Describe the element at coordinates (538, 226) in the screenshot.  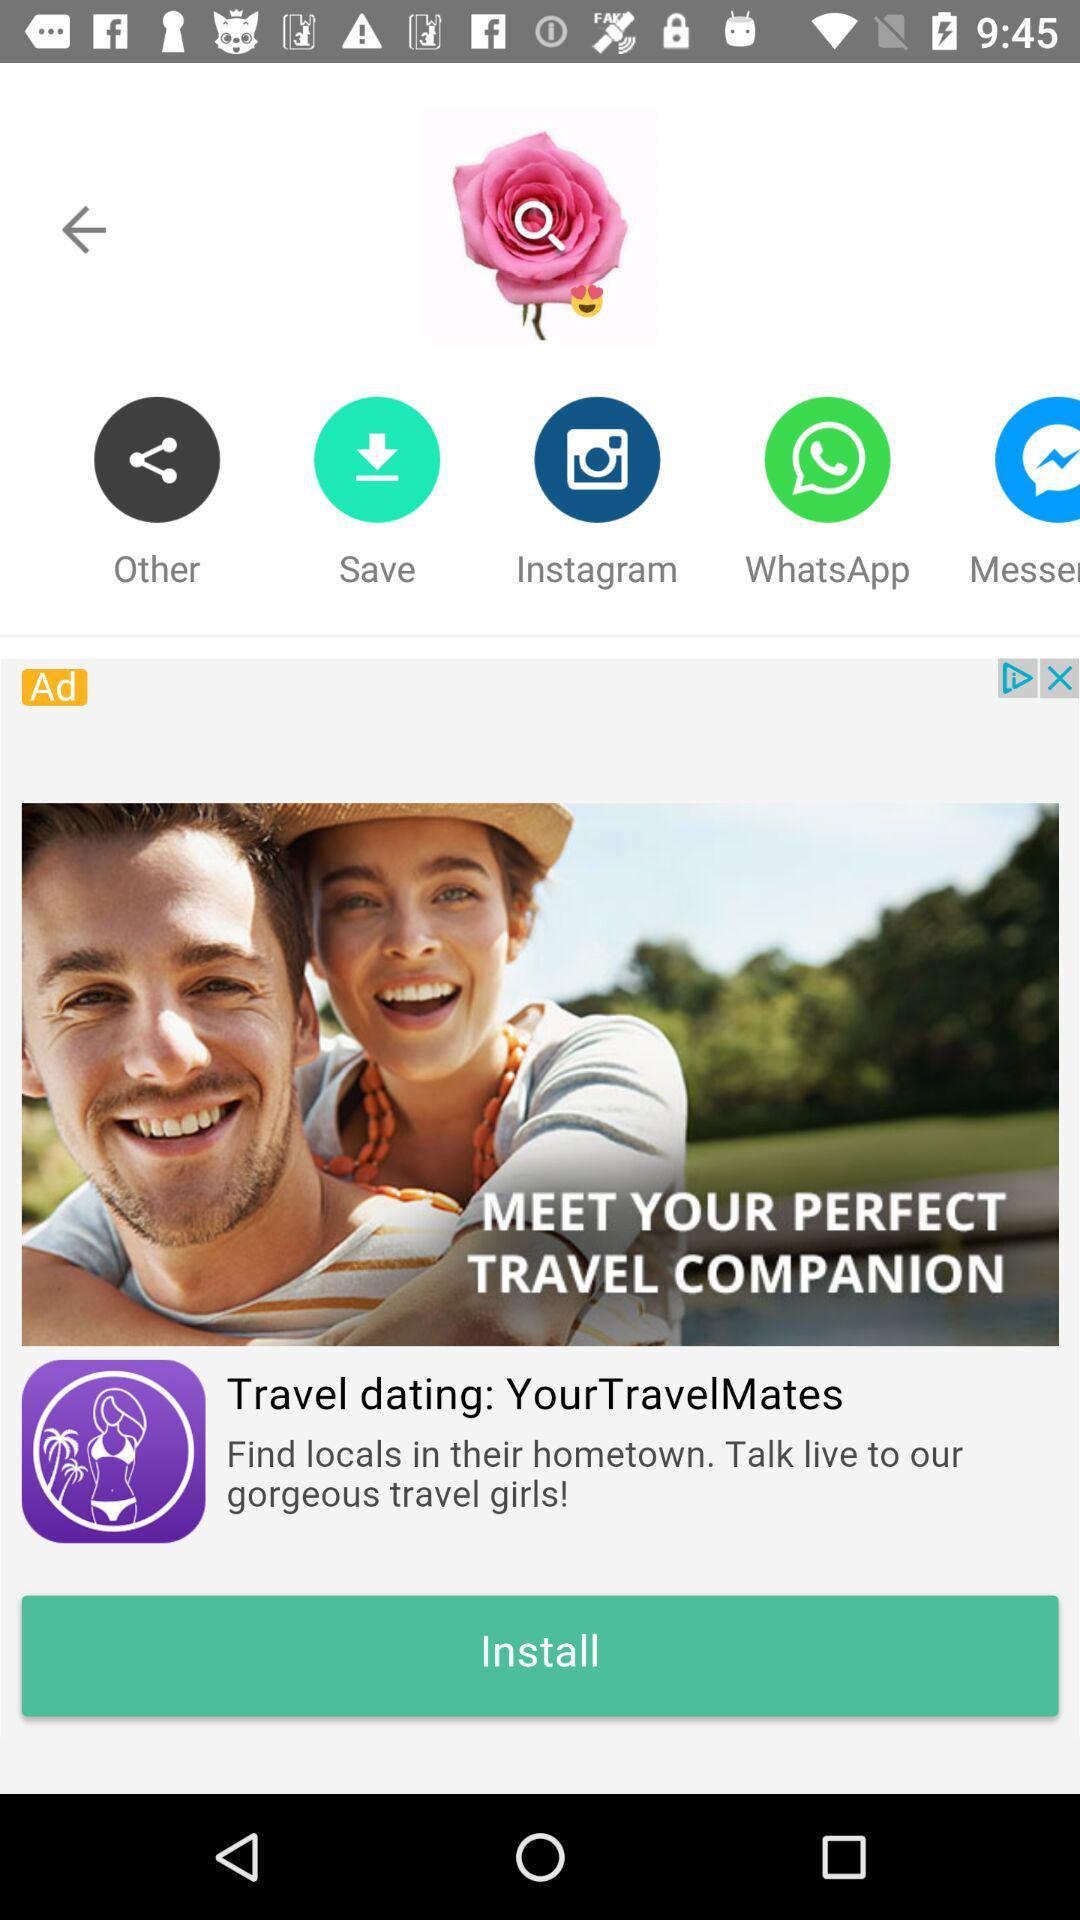
I see `look at profile` at that location.